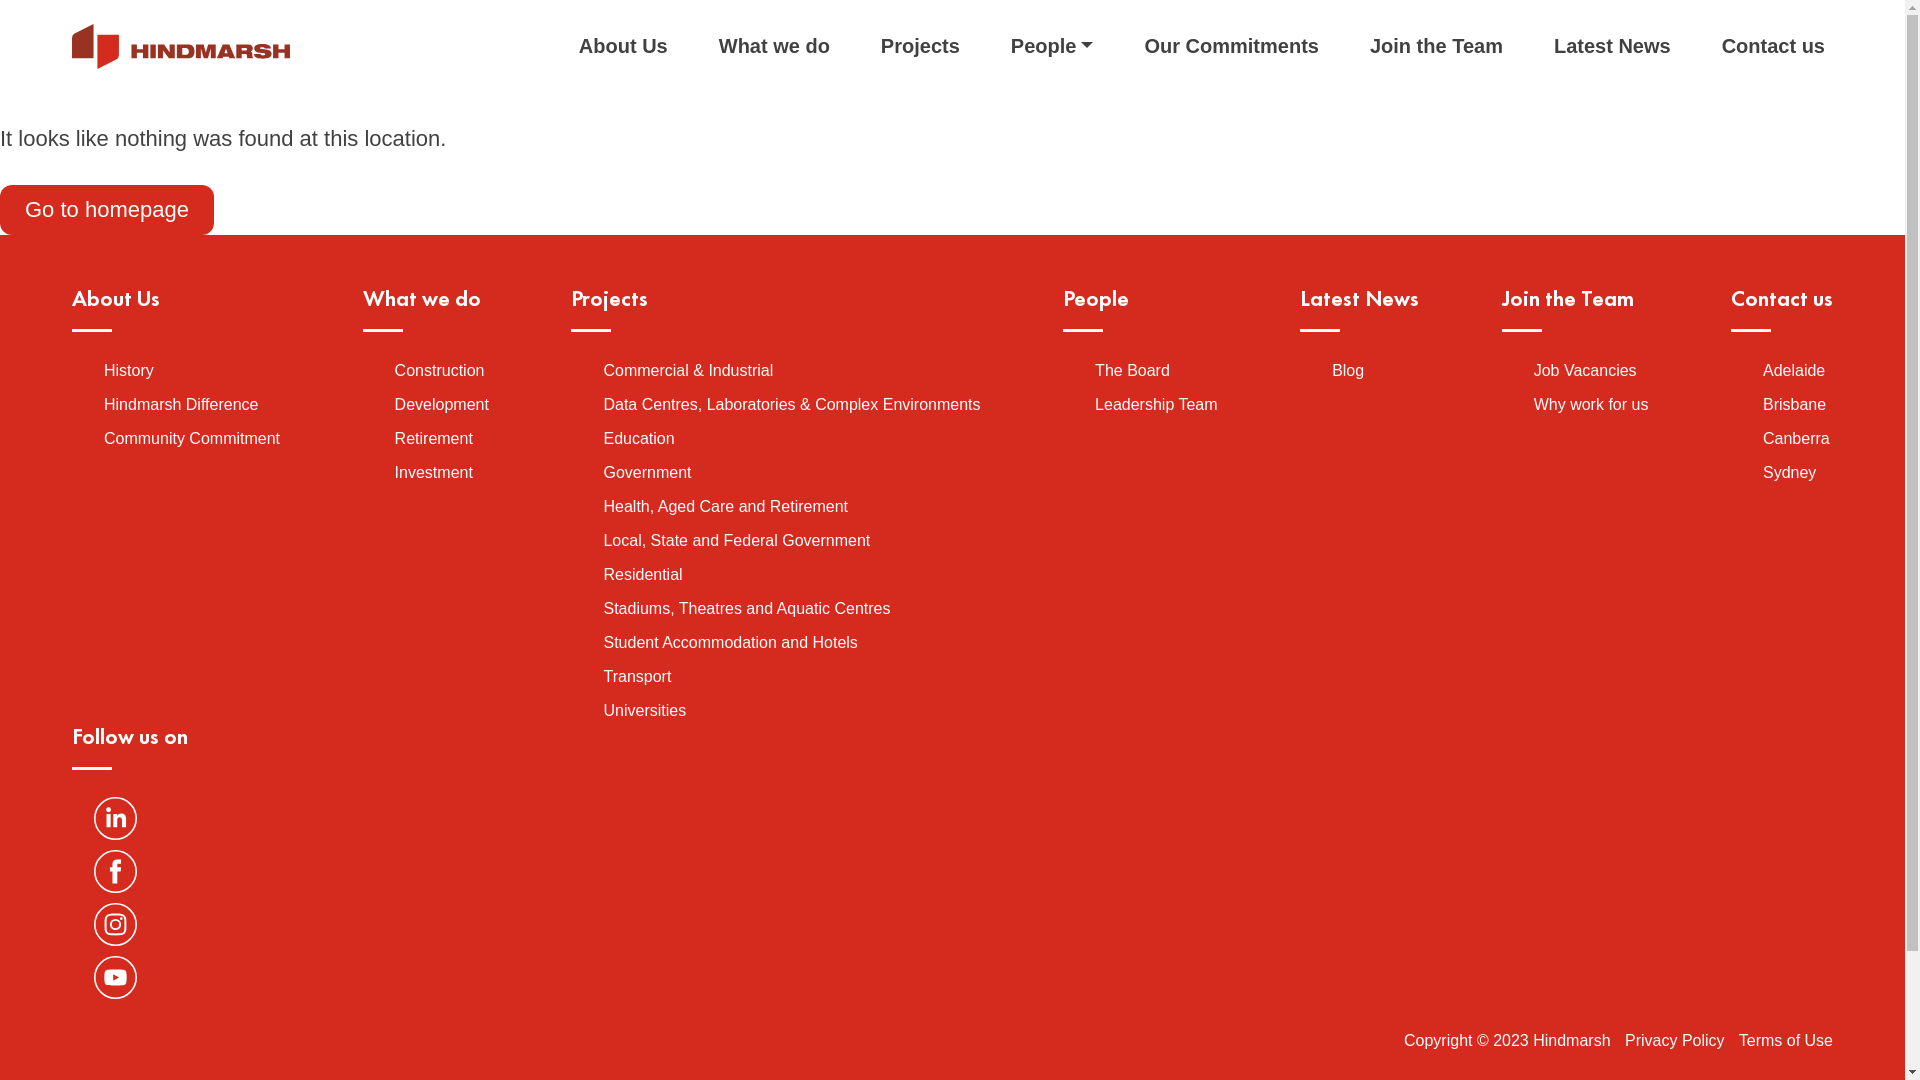  Describe the element at coordinates (735, 540) in the screenshot. I see `'Local, State and Federal Government'` at that location.